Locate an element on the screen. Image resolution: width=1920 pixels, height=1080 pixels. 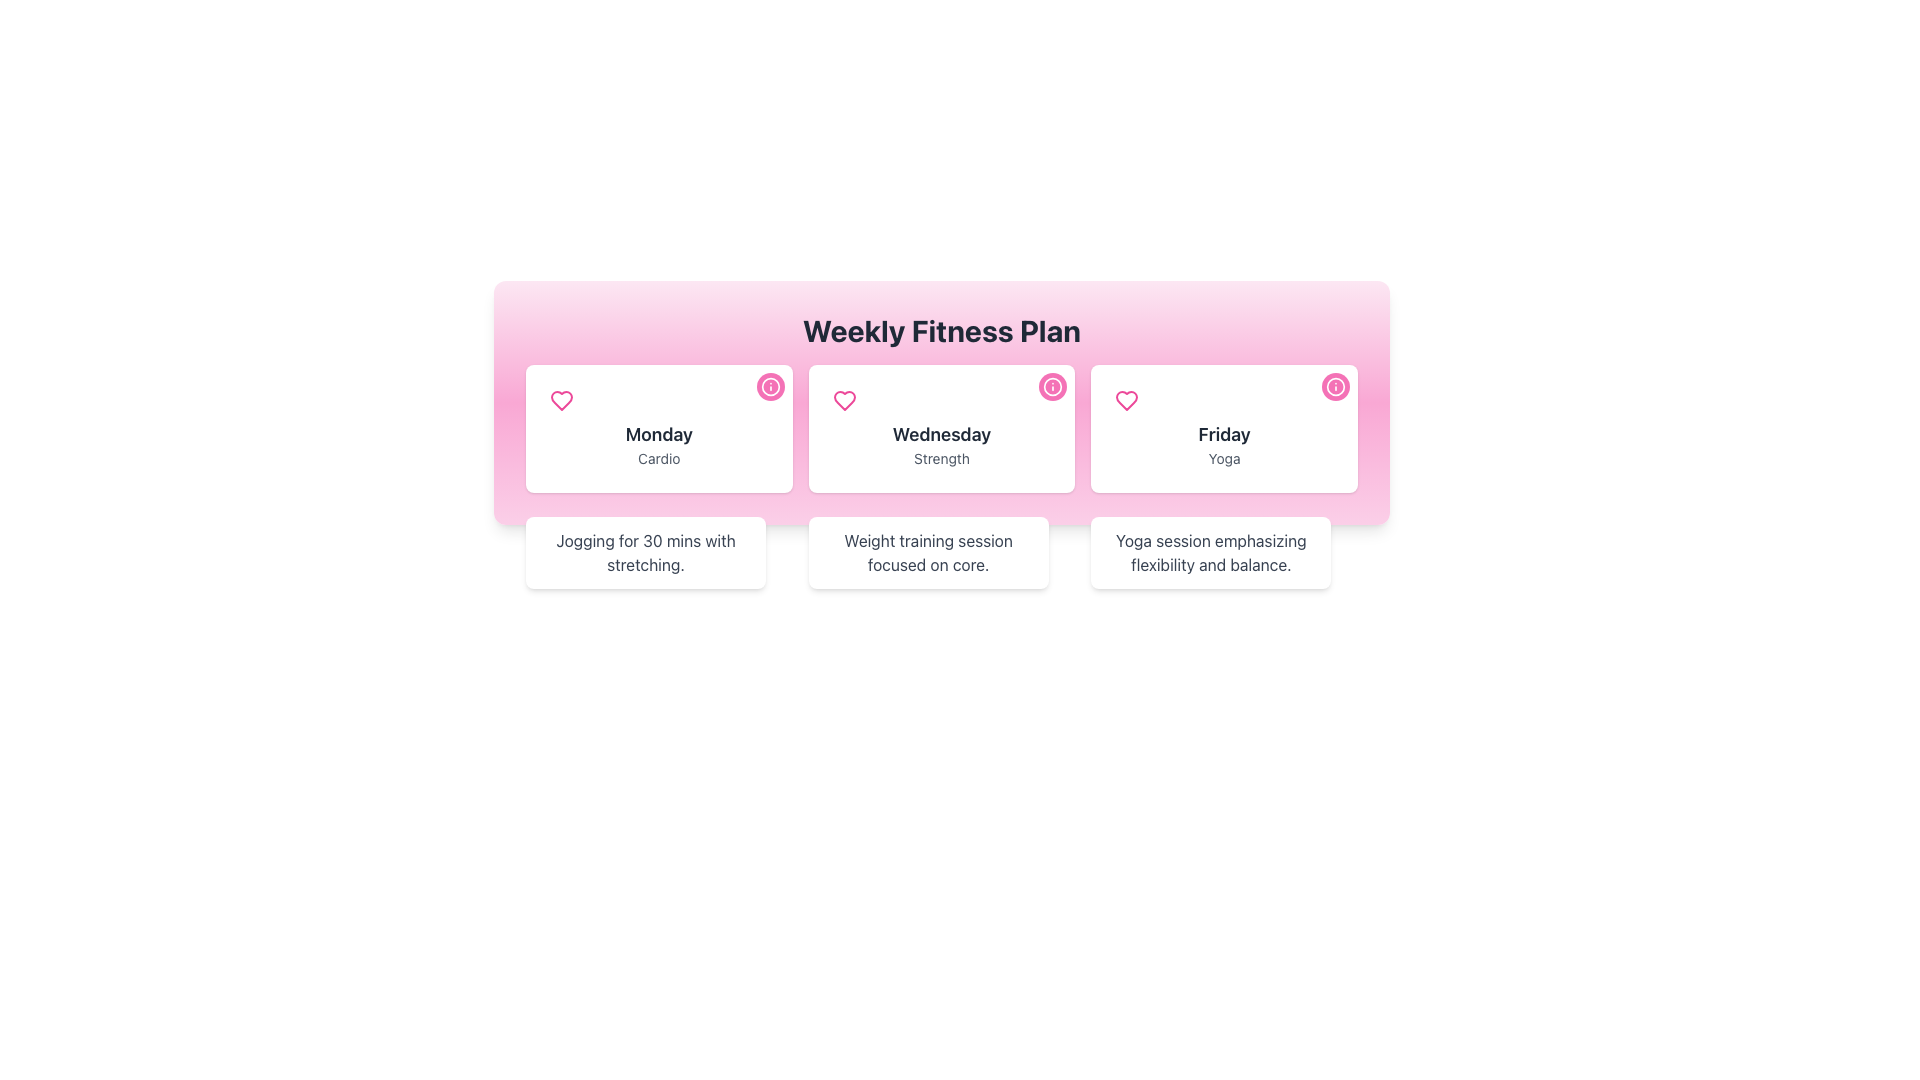
the text box displaying 'Yoga session emphasizing flexibility and balance.' positioned below the 'Friday' card in the 'Weekly Fitness Plan' layout is located at coordinates (1210, 552).